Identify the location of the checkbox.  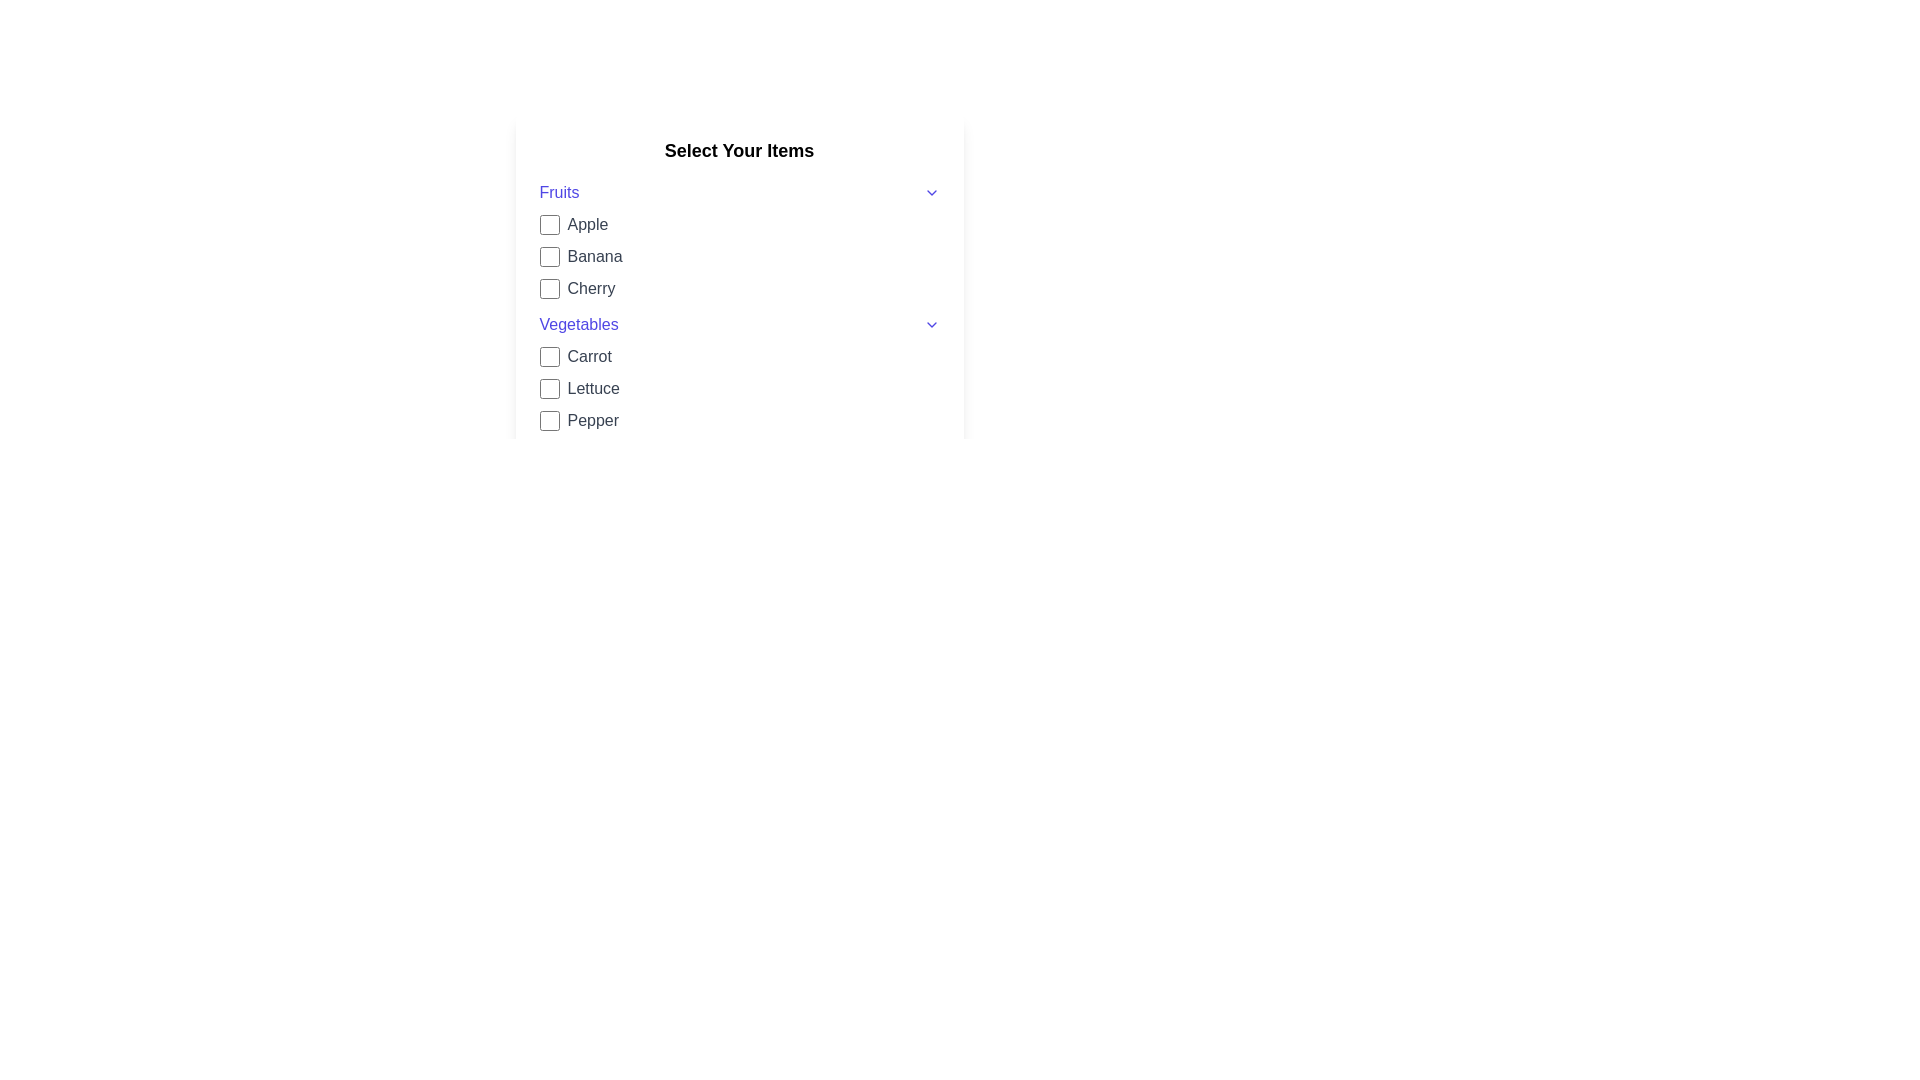
(549, 289).